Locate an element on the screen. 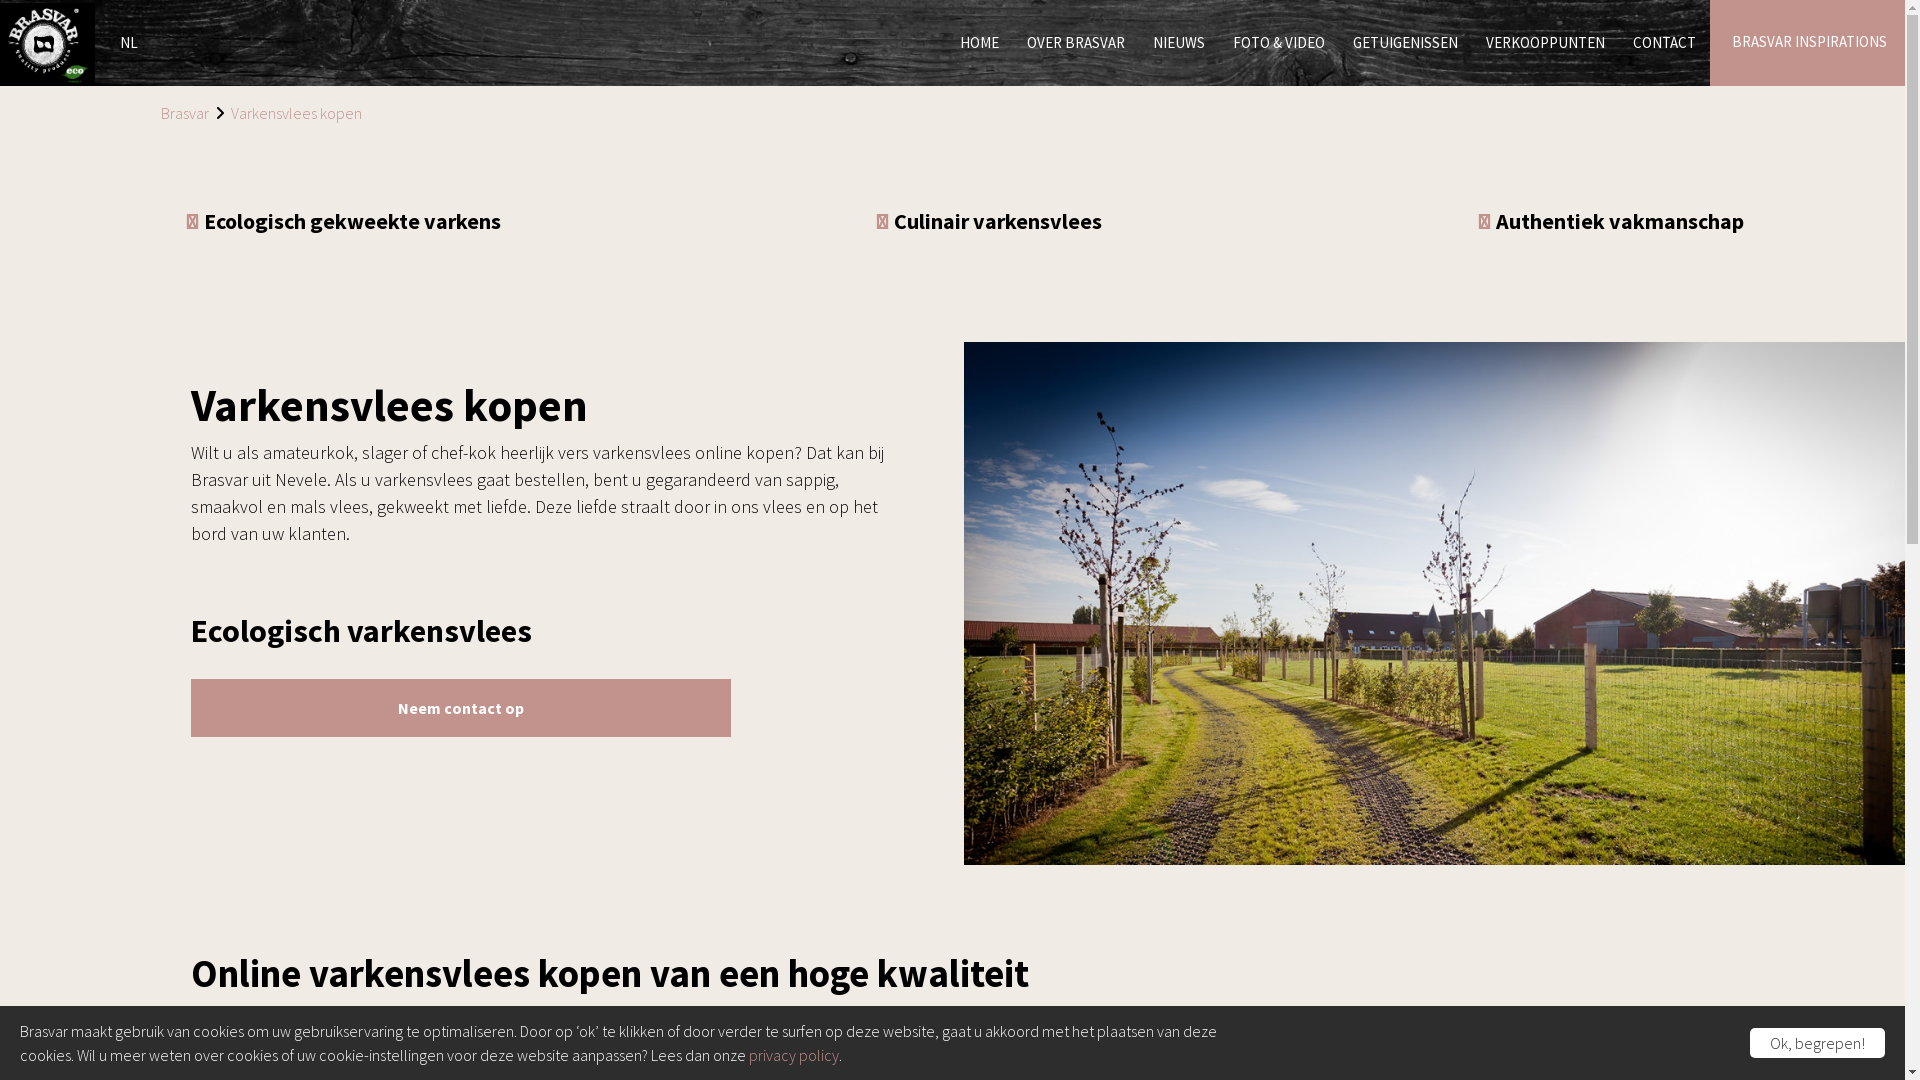 This screenshot has height=1080, width=1920. 'FOTO & VIDEO' is located at coordinates (1277, 43).